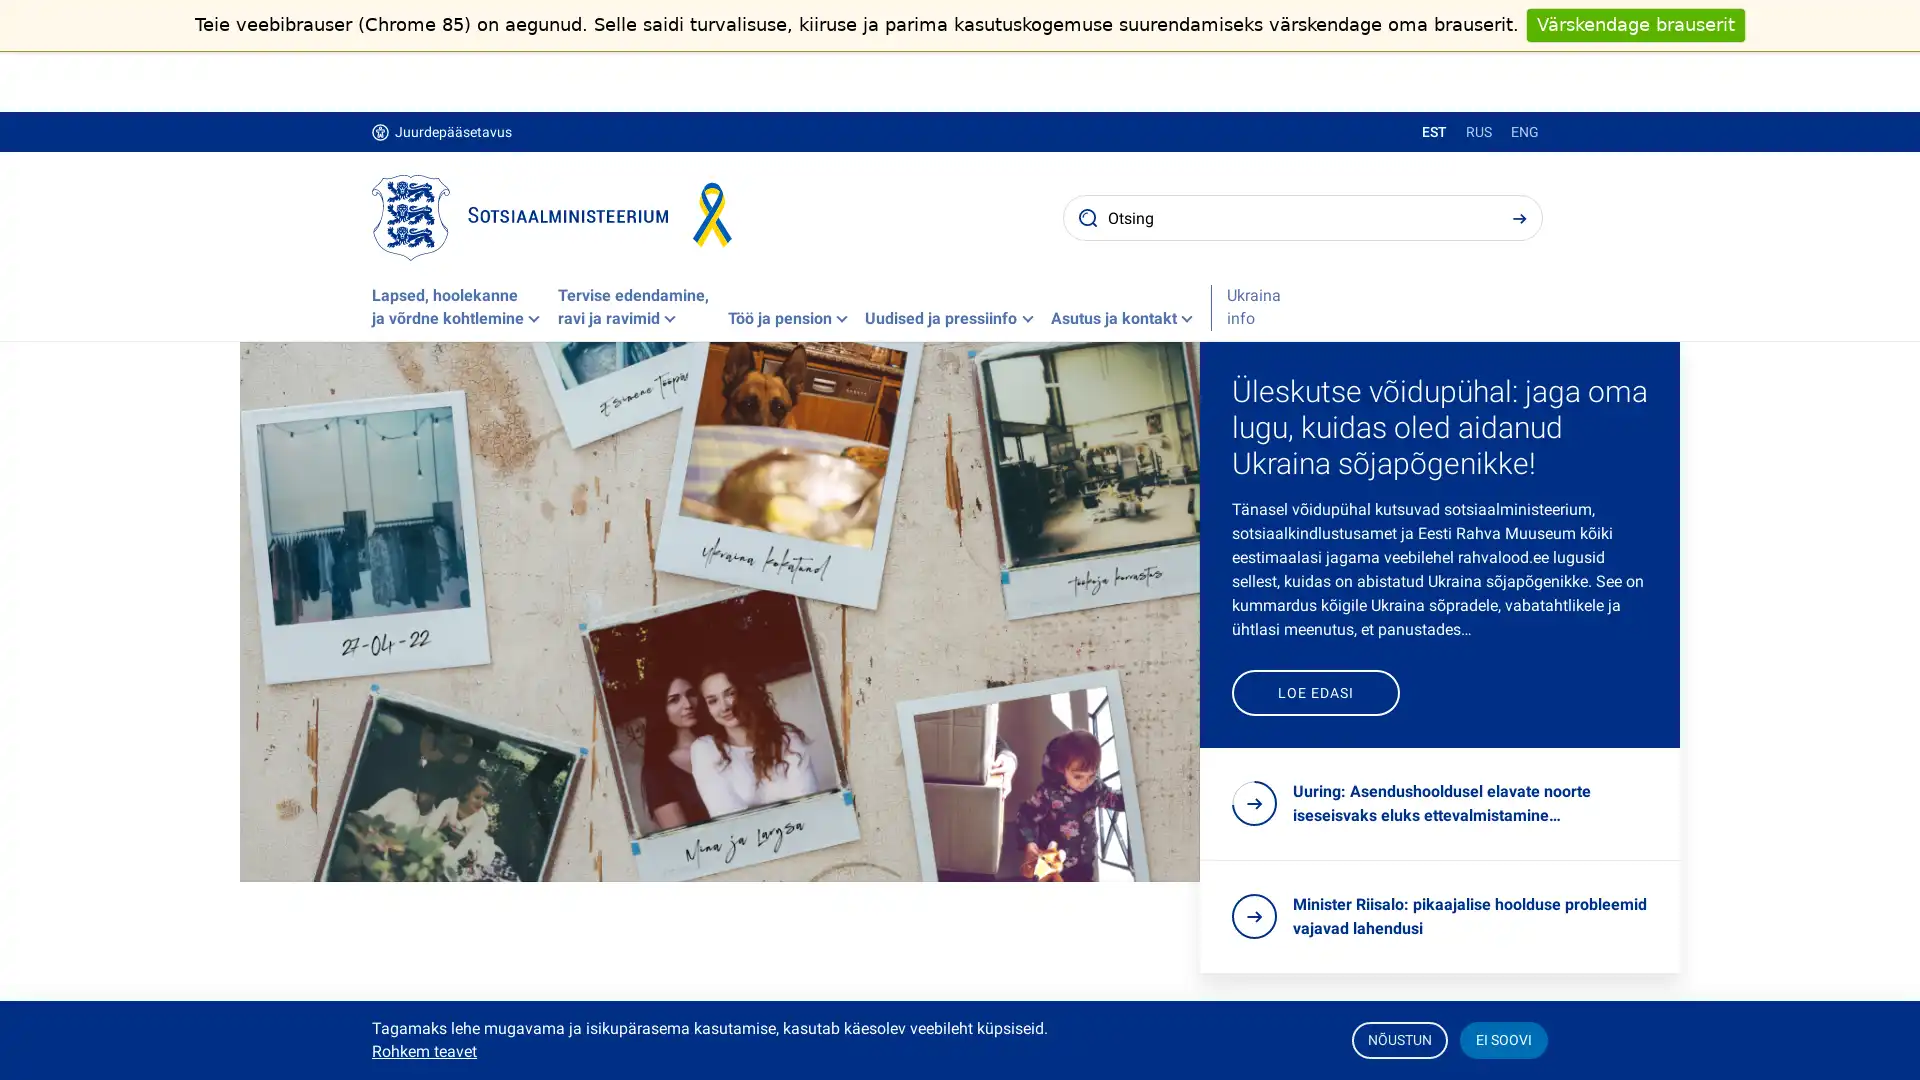 The height and width of the screenshot is (1080, 1920). I want to click on Search, so click(1518, 217).